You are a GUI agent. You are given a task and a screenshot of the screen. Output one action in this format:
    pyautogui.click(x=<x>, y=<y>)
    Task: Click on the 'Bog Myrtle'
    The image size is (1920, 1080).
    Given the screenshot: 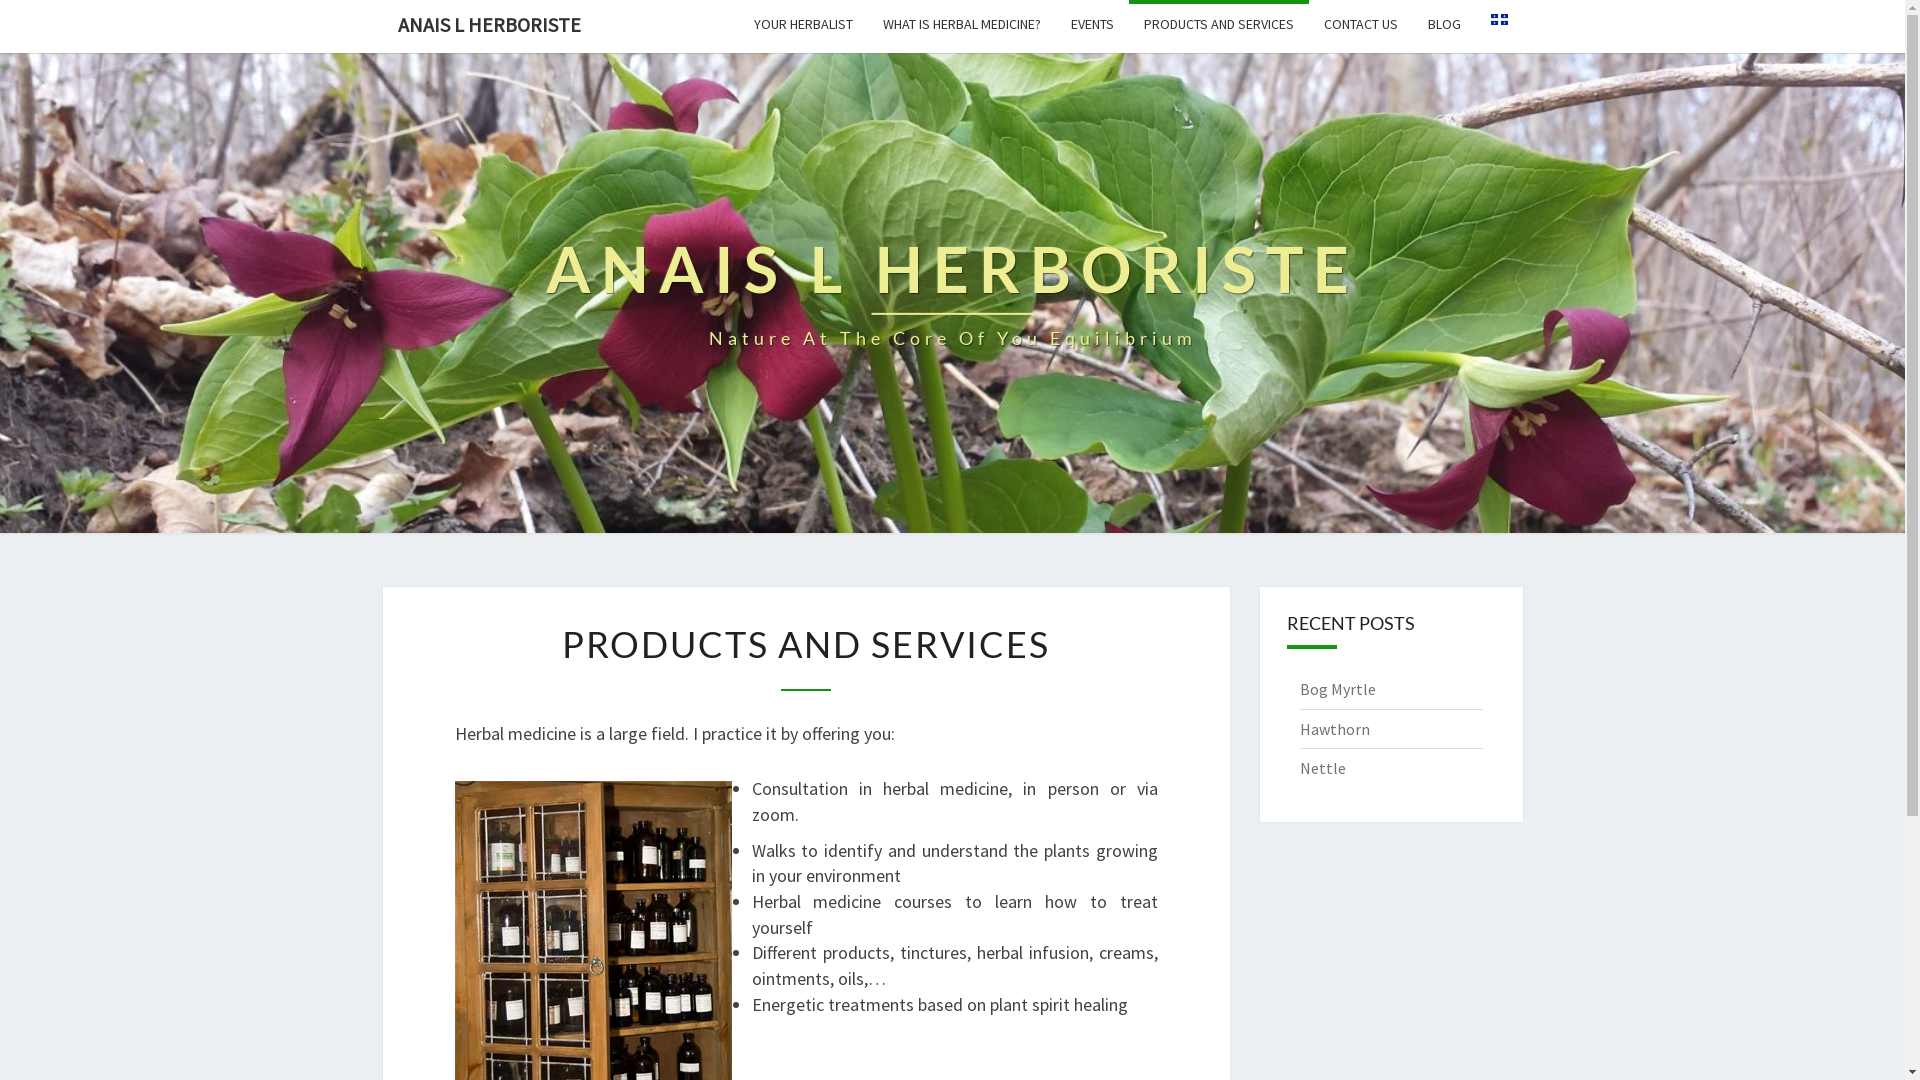 What is the action you would take?
    pyautogui.click(x=1338, y=688)
    